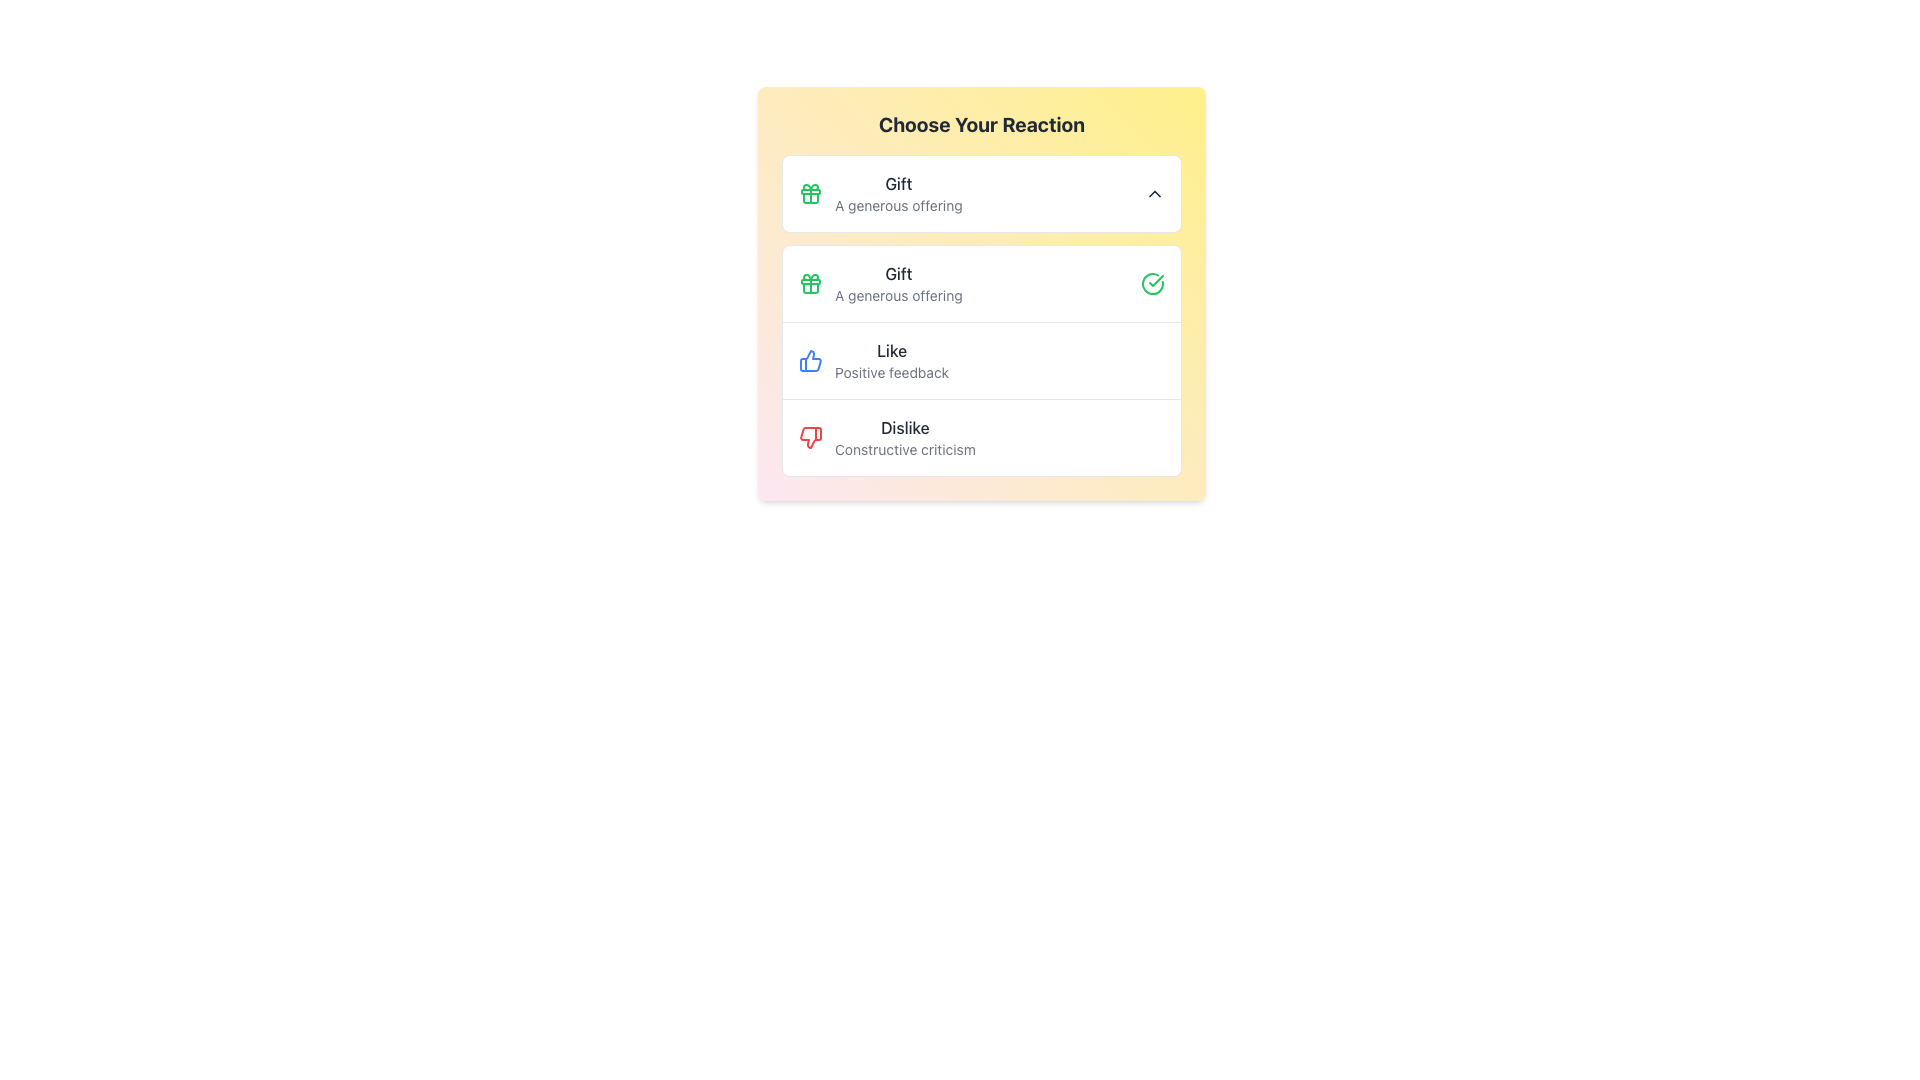  I want to click on the red thumbs-down icon under the 'Dislike' option, which is paired with the explanatory text 'Constructive criticism.', so click(811, 437).